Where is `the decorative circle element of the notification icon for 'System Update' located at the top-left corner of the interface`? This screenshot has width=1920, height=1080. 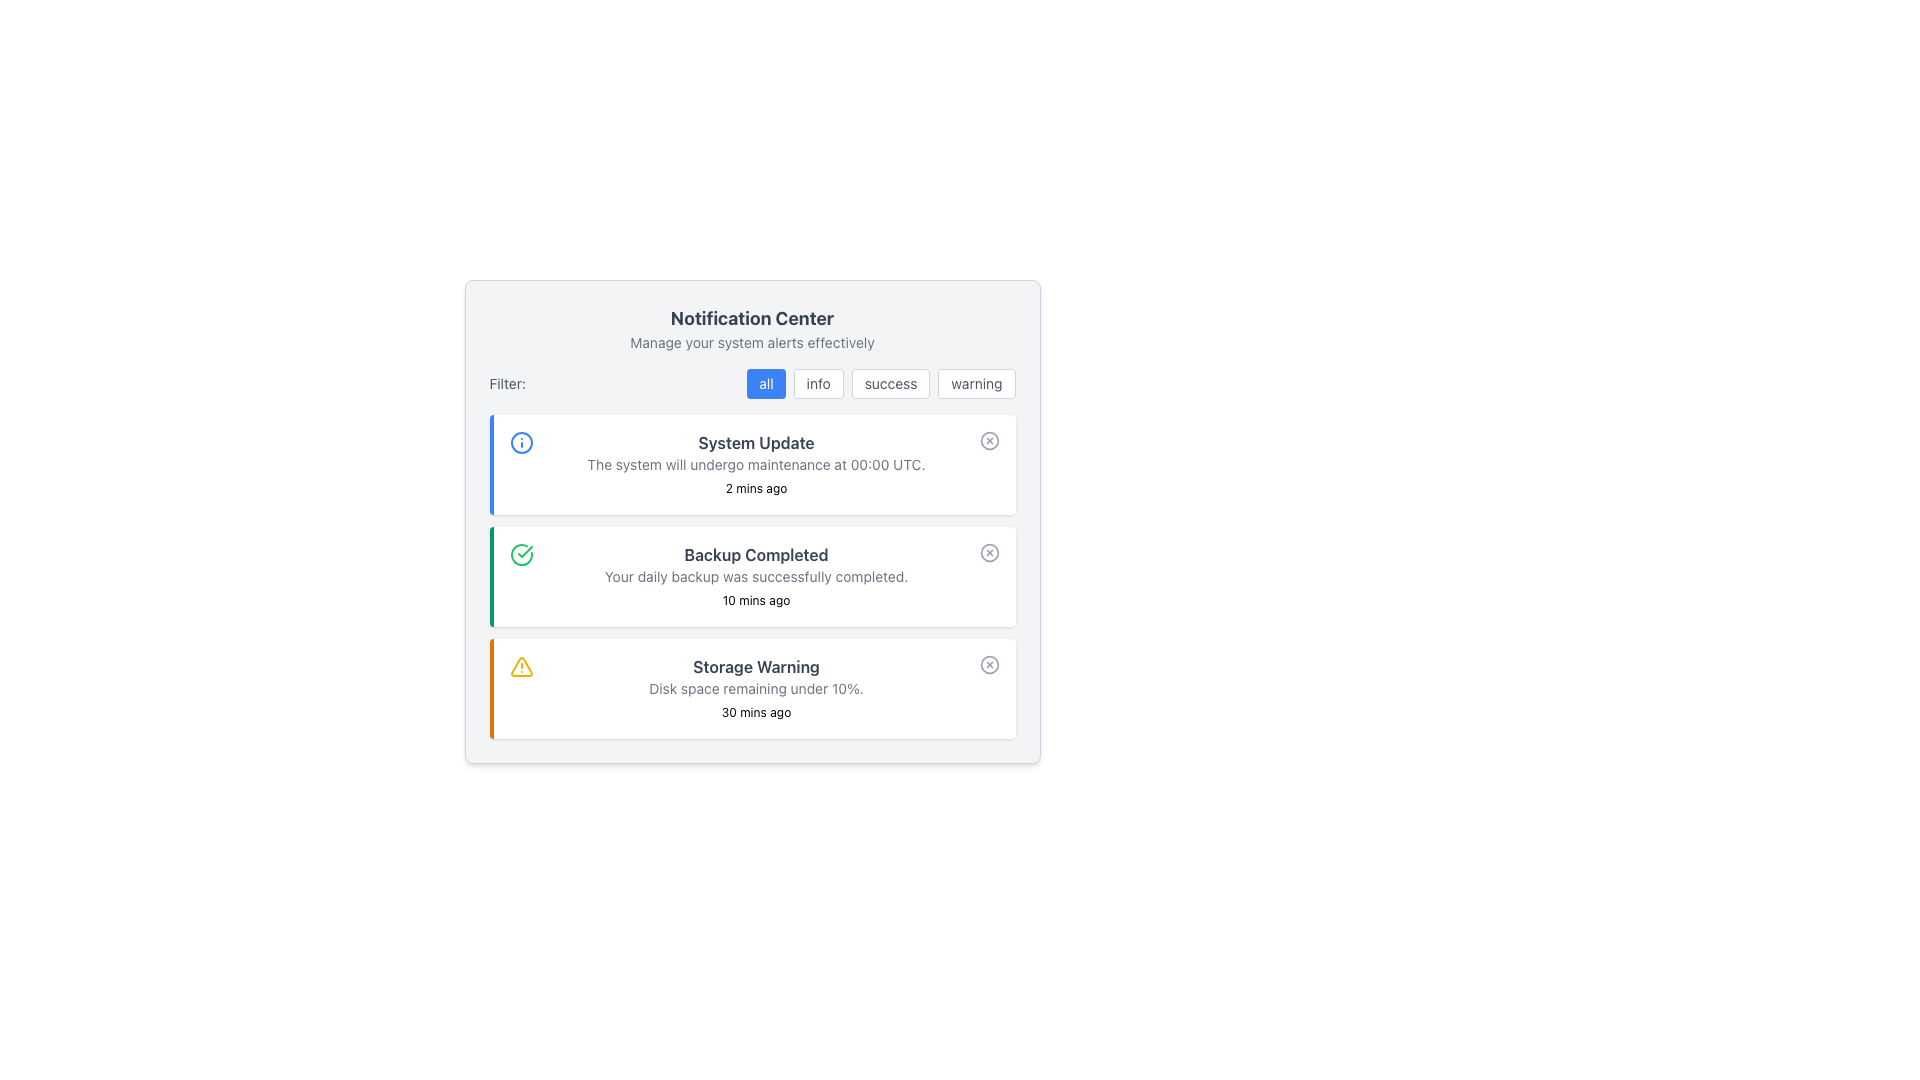
the decorative circle element of the notification icon for 'System Update' located at the top-left corner of the interface is located at coordinates (521, 442).